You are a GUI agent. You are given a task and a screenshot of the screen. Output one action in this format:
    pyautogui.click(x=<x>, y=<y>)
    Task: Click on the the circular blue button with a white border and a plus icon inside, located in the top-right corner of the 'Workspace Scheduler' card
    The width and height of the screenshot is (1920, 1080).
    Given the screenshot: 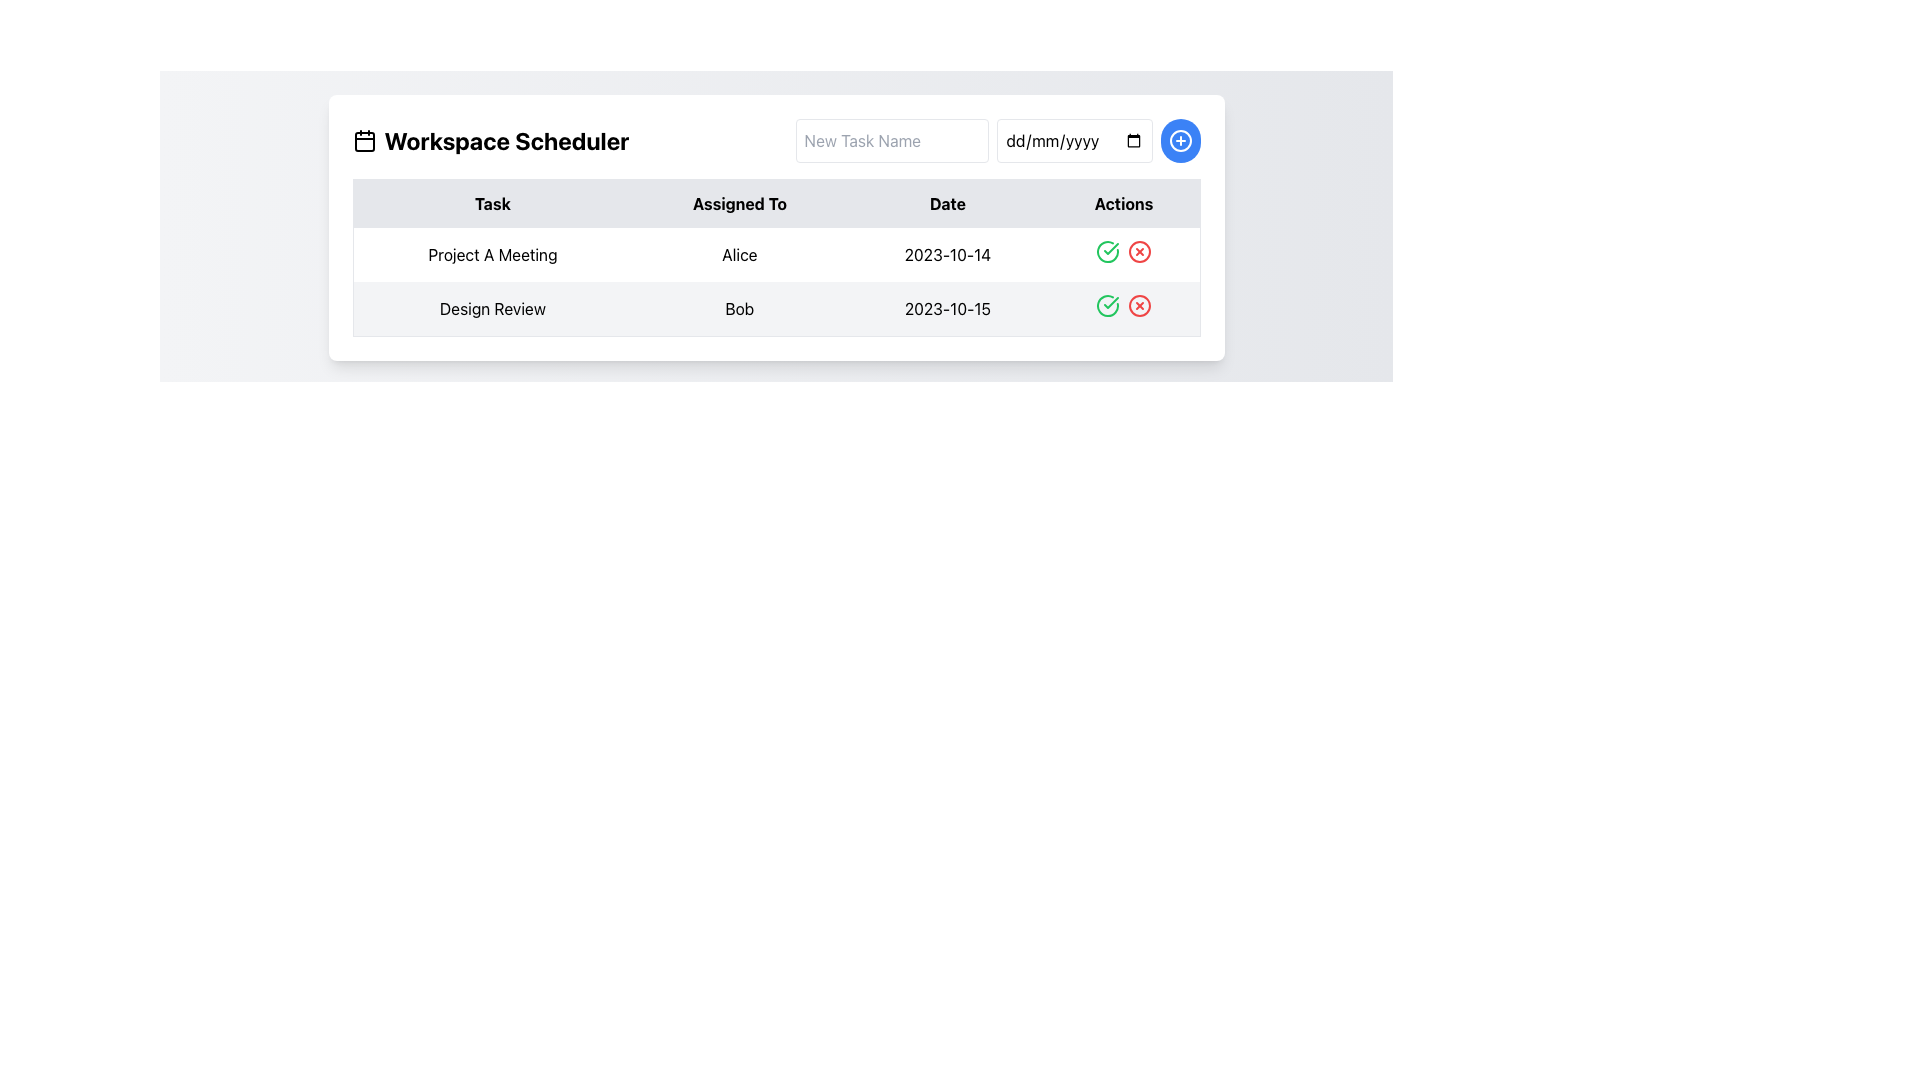 What is the action you would take?
    pyautogui.click(x=1180, y=140)
    